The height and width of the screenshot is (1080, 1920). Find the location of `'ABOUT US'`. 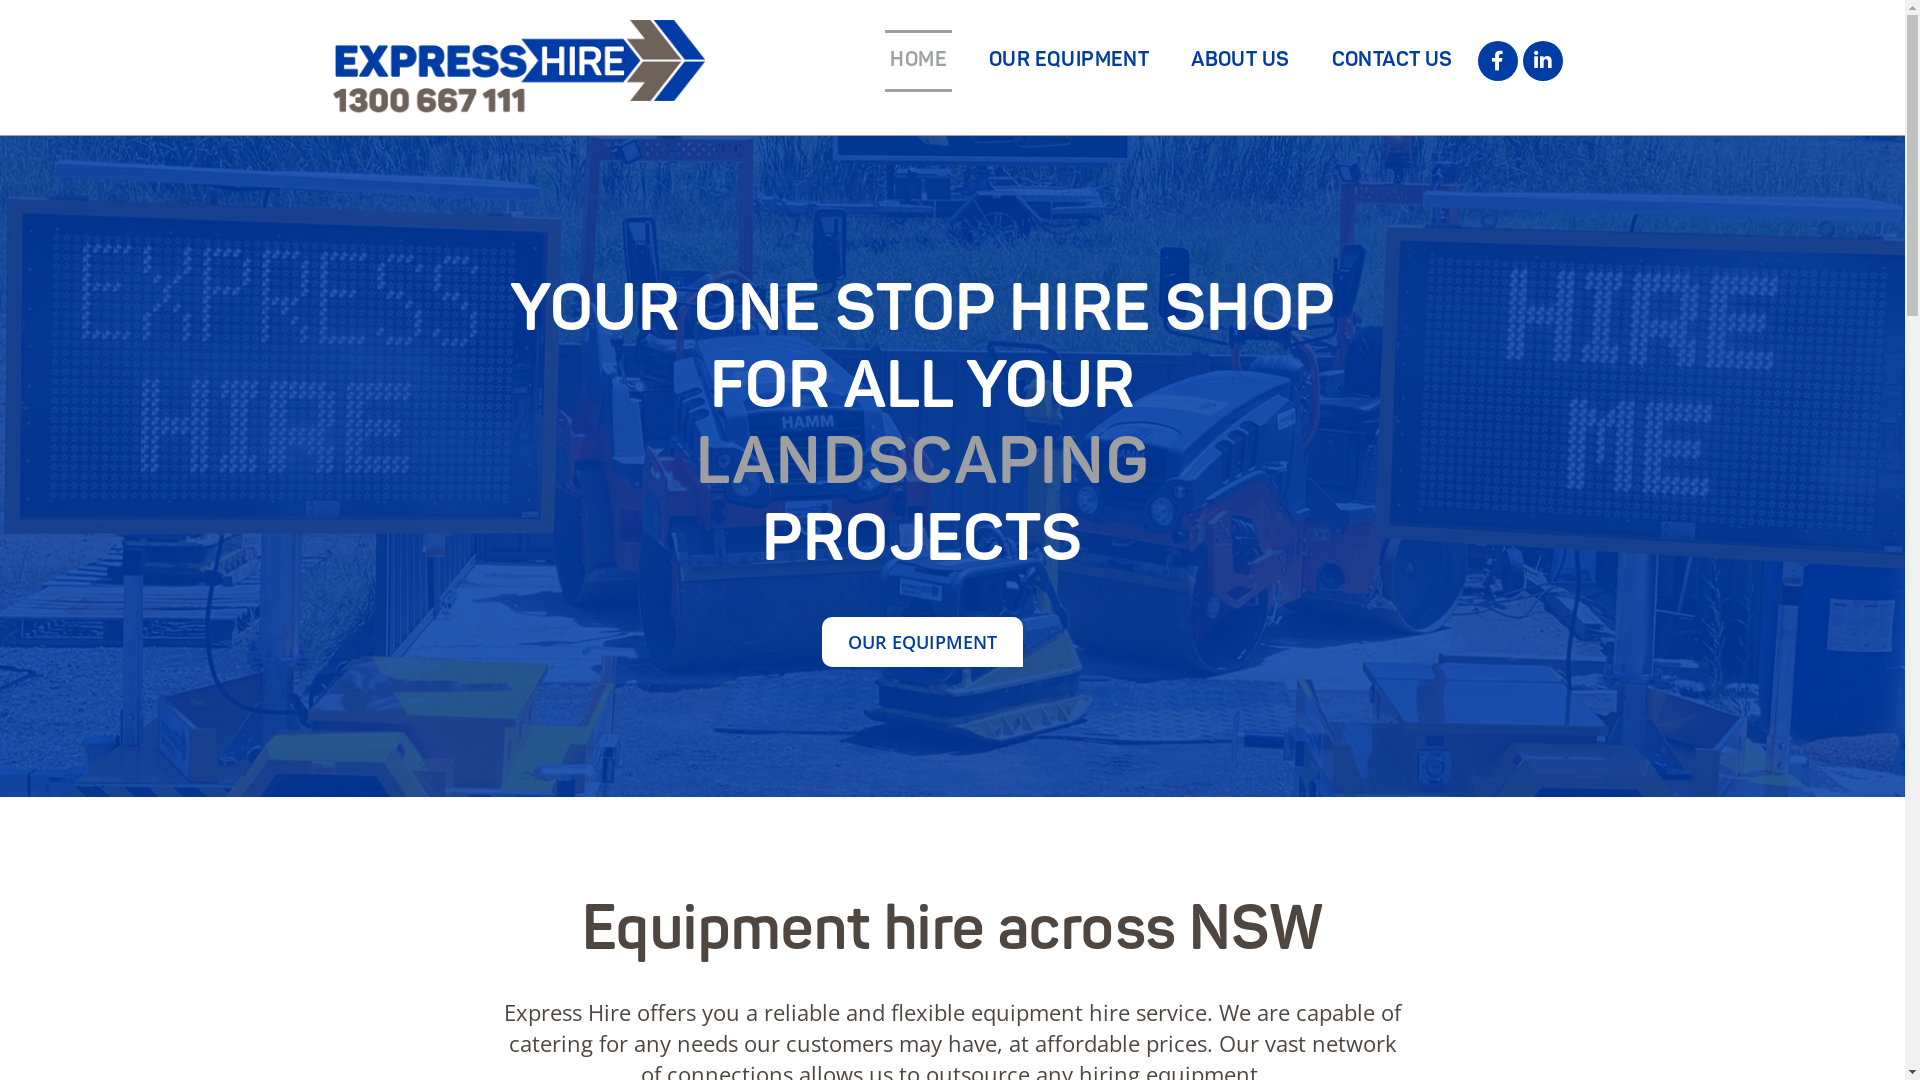

'ABOUT US' is located at coordinates (1238, 60).